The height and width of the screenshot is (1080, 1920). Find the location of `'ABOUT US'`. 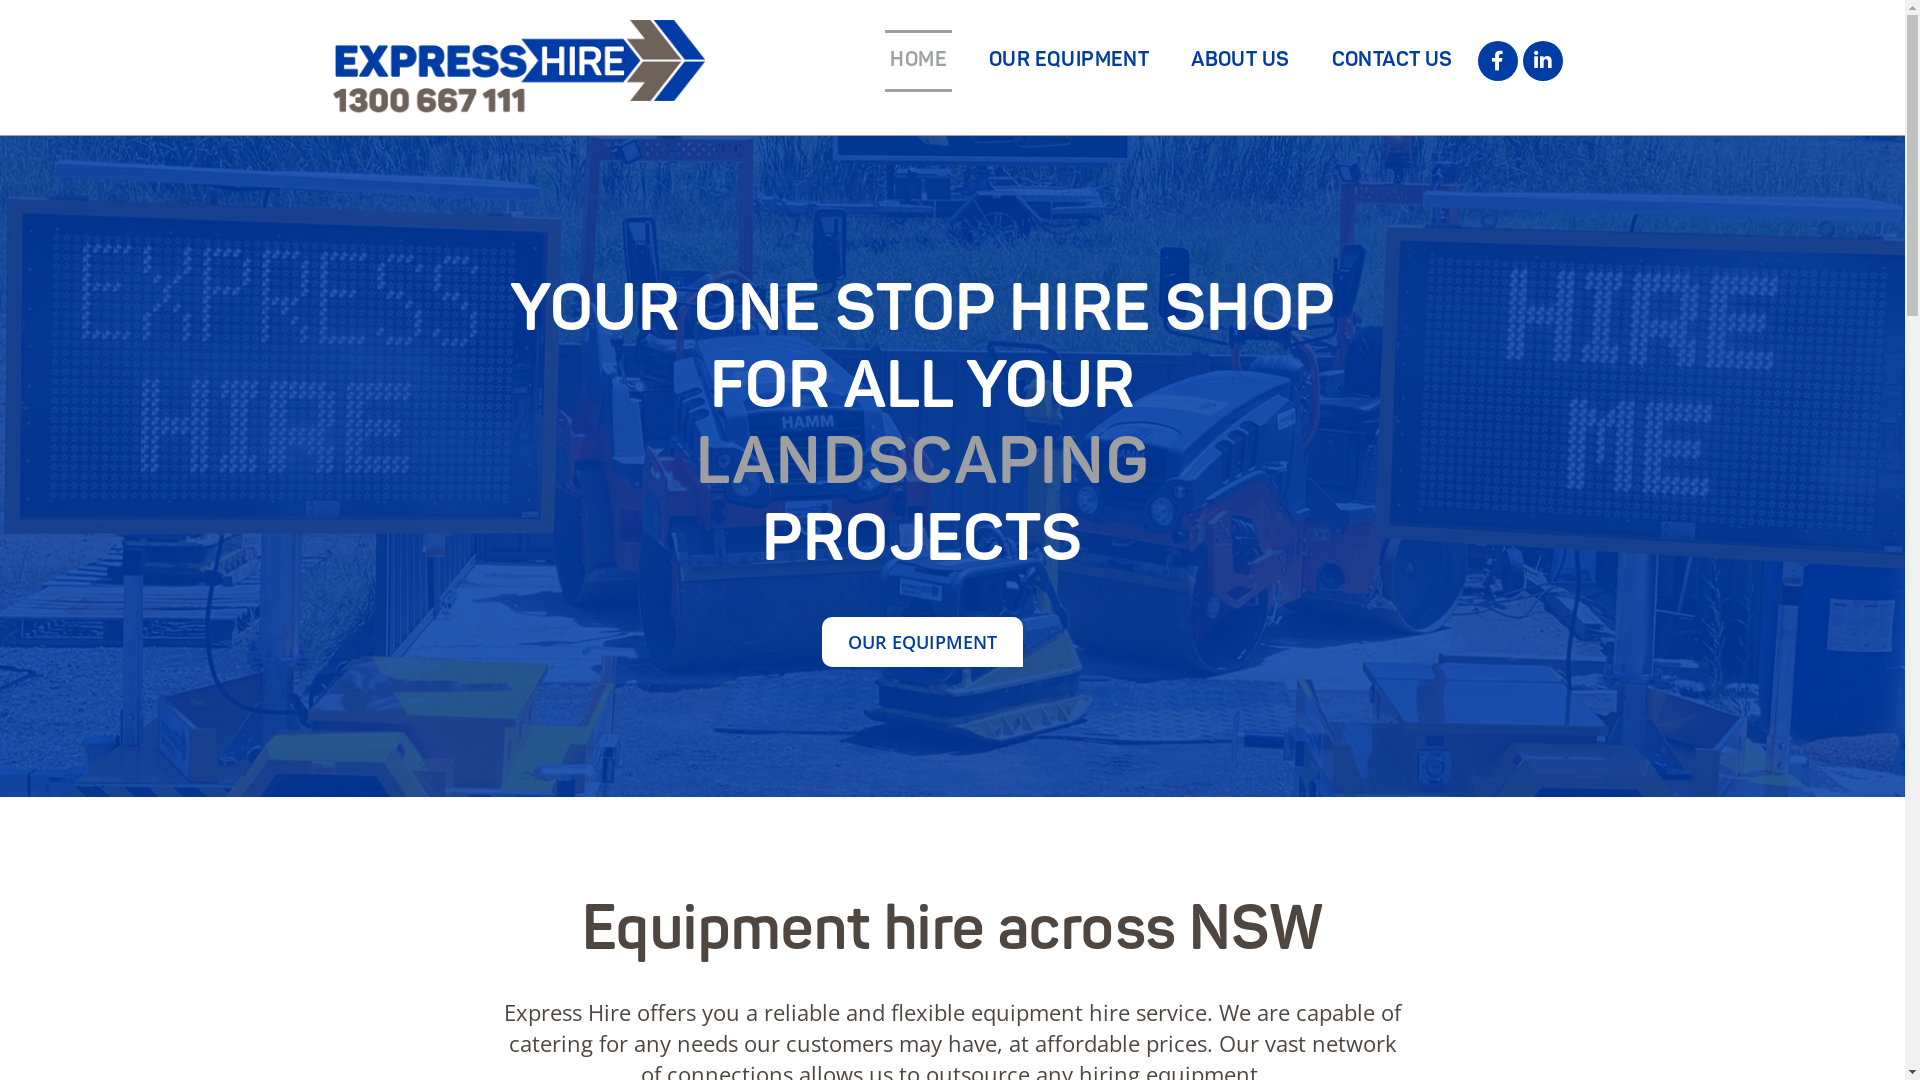

'ABOUT US' is located at coordinates (1238, 60).